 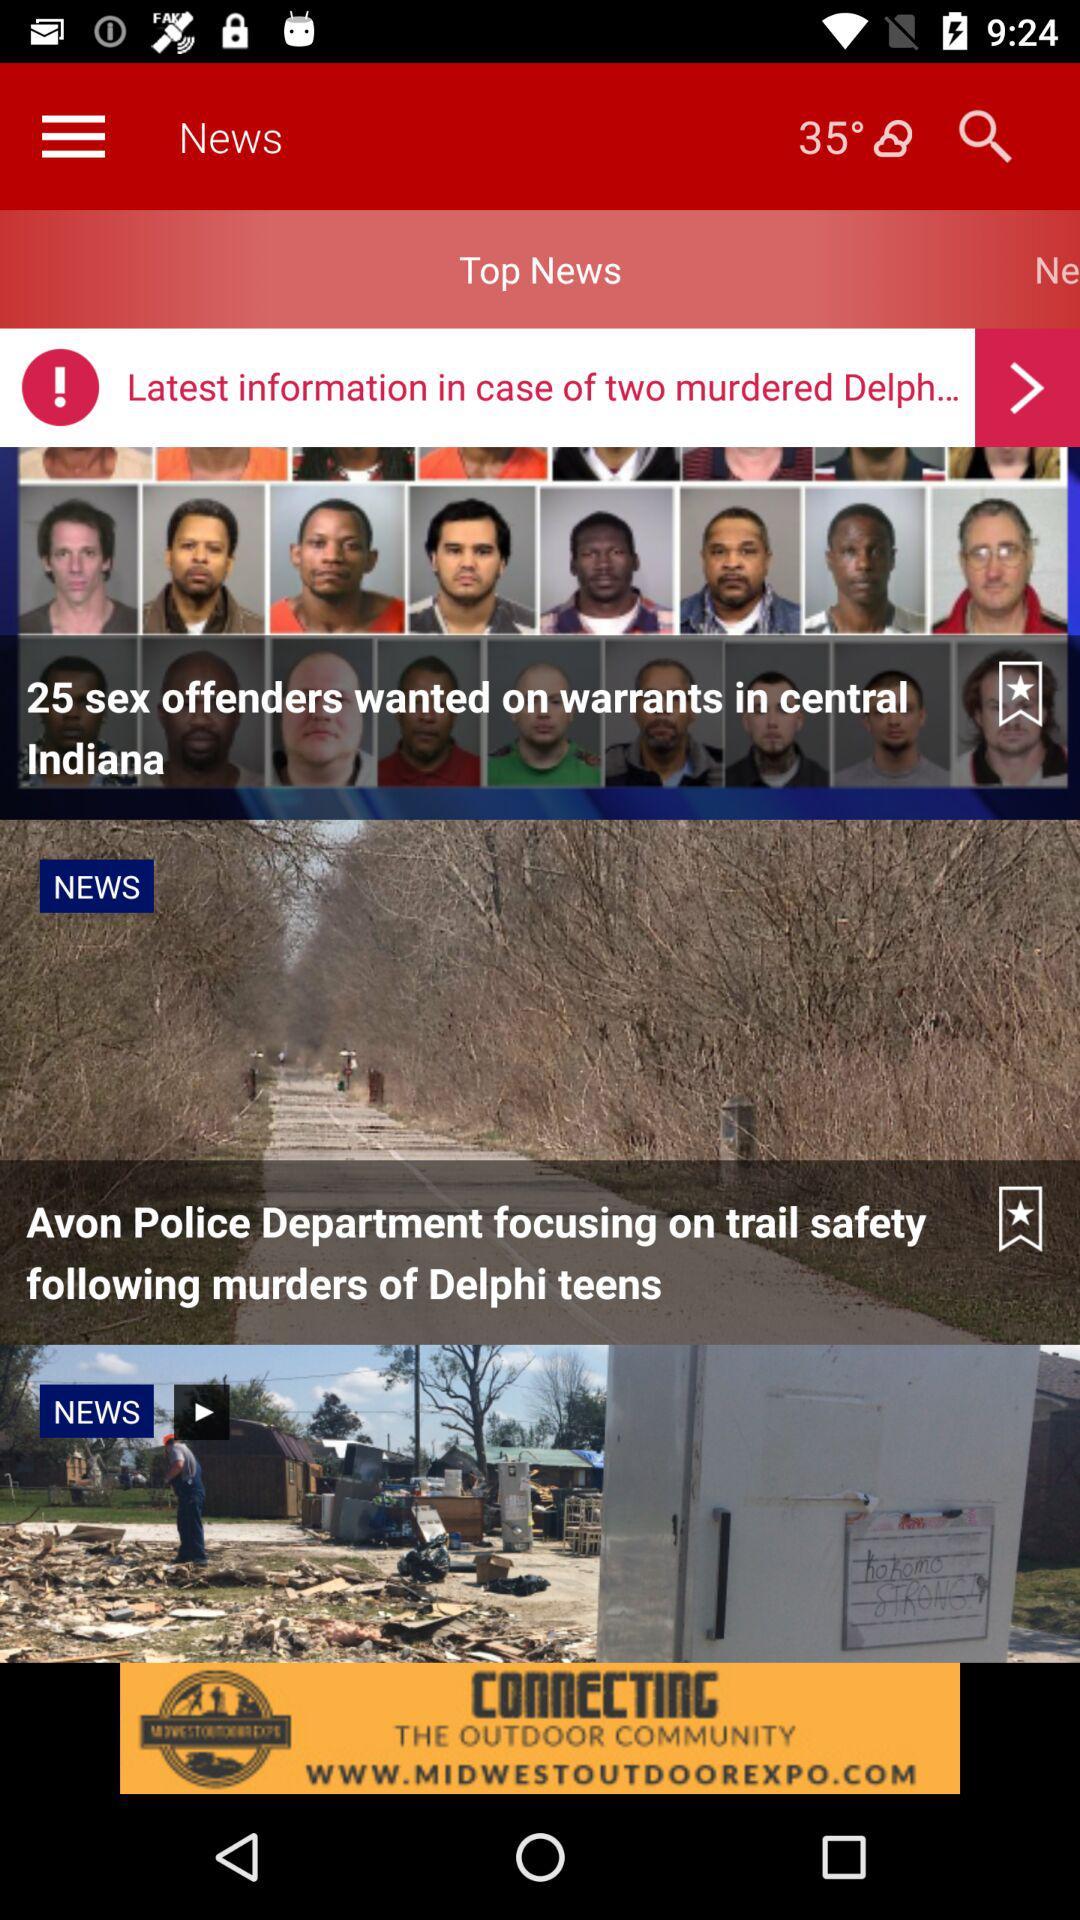 What do you see at coordinates (72, 135) in the screenshot?
I see `the menu icon` at bounding box center [72, 135].